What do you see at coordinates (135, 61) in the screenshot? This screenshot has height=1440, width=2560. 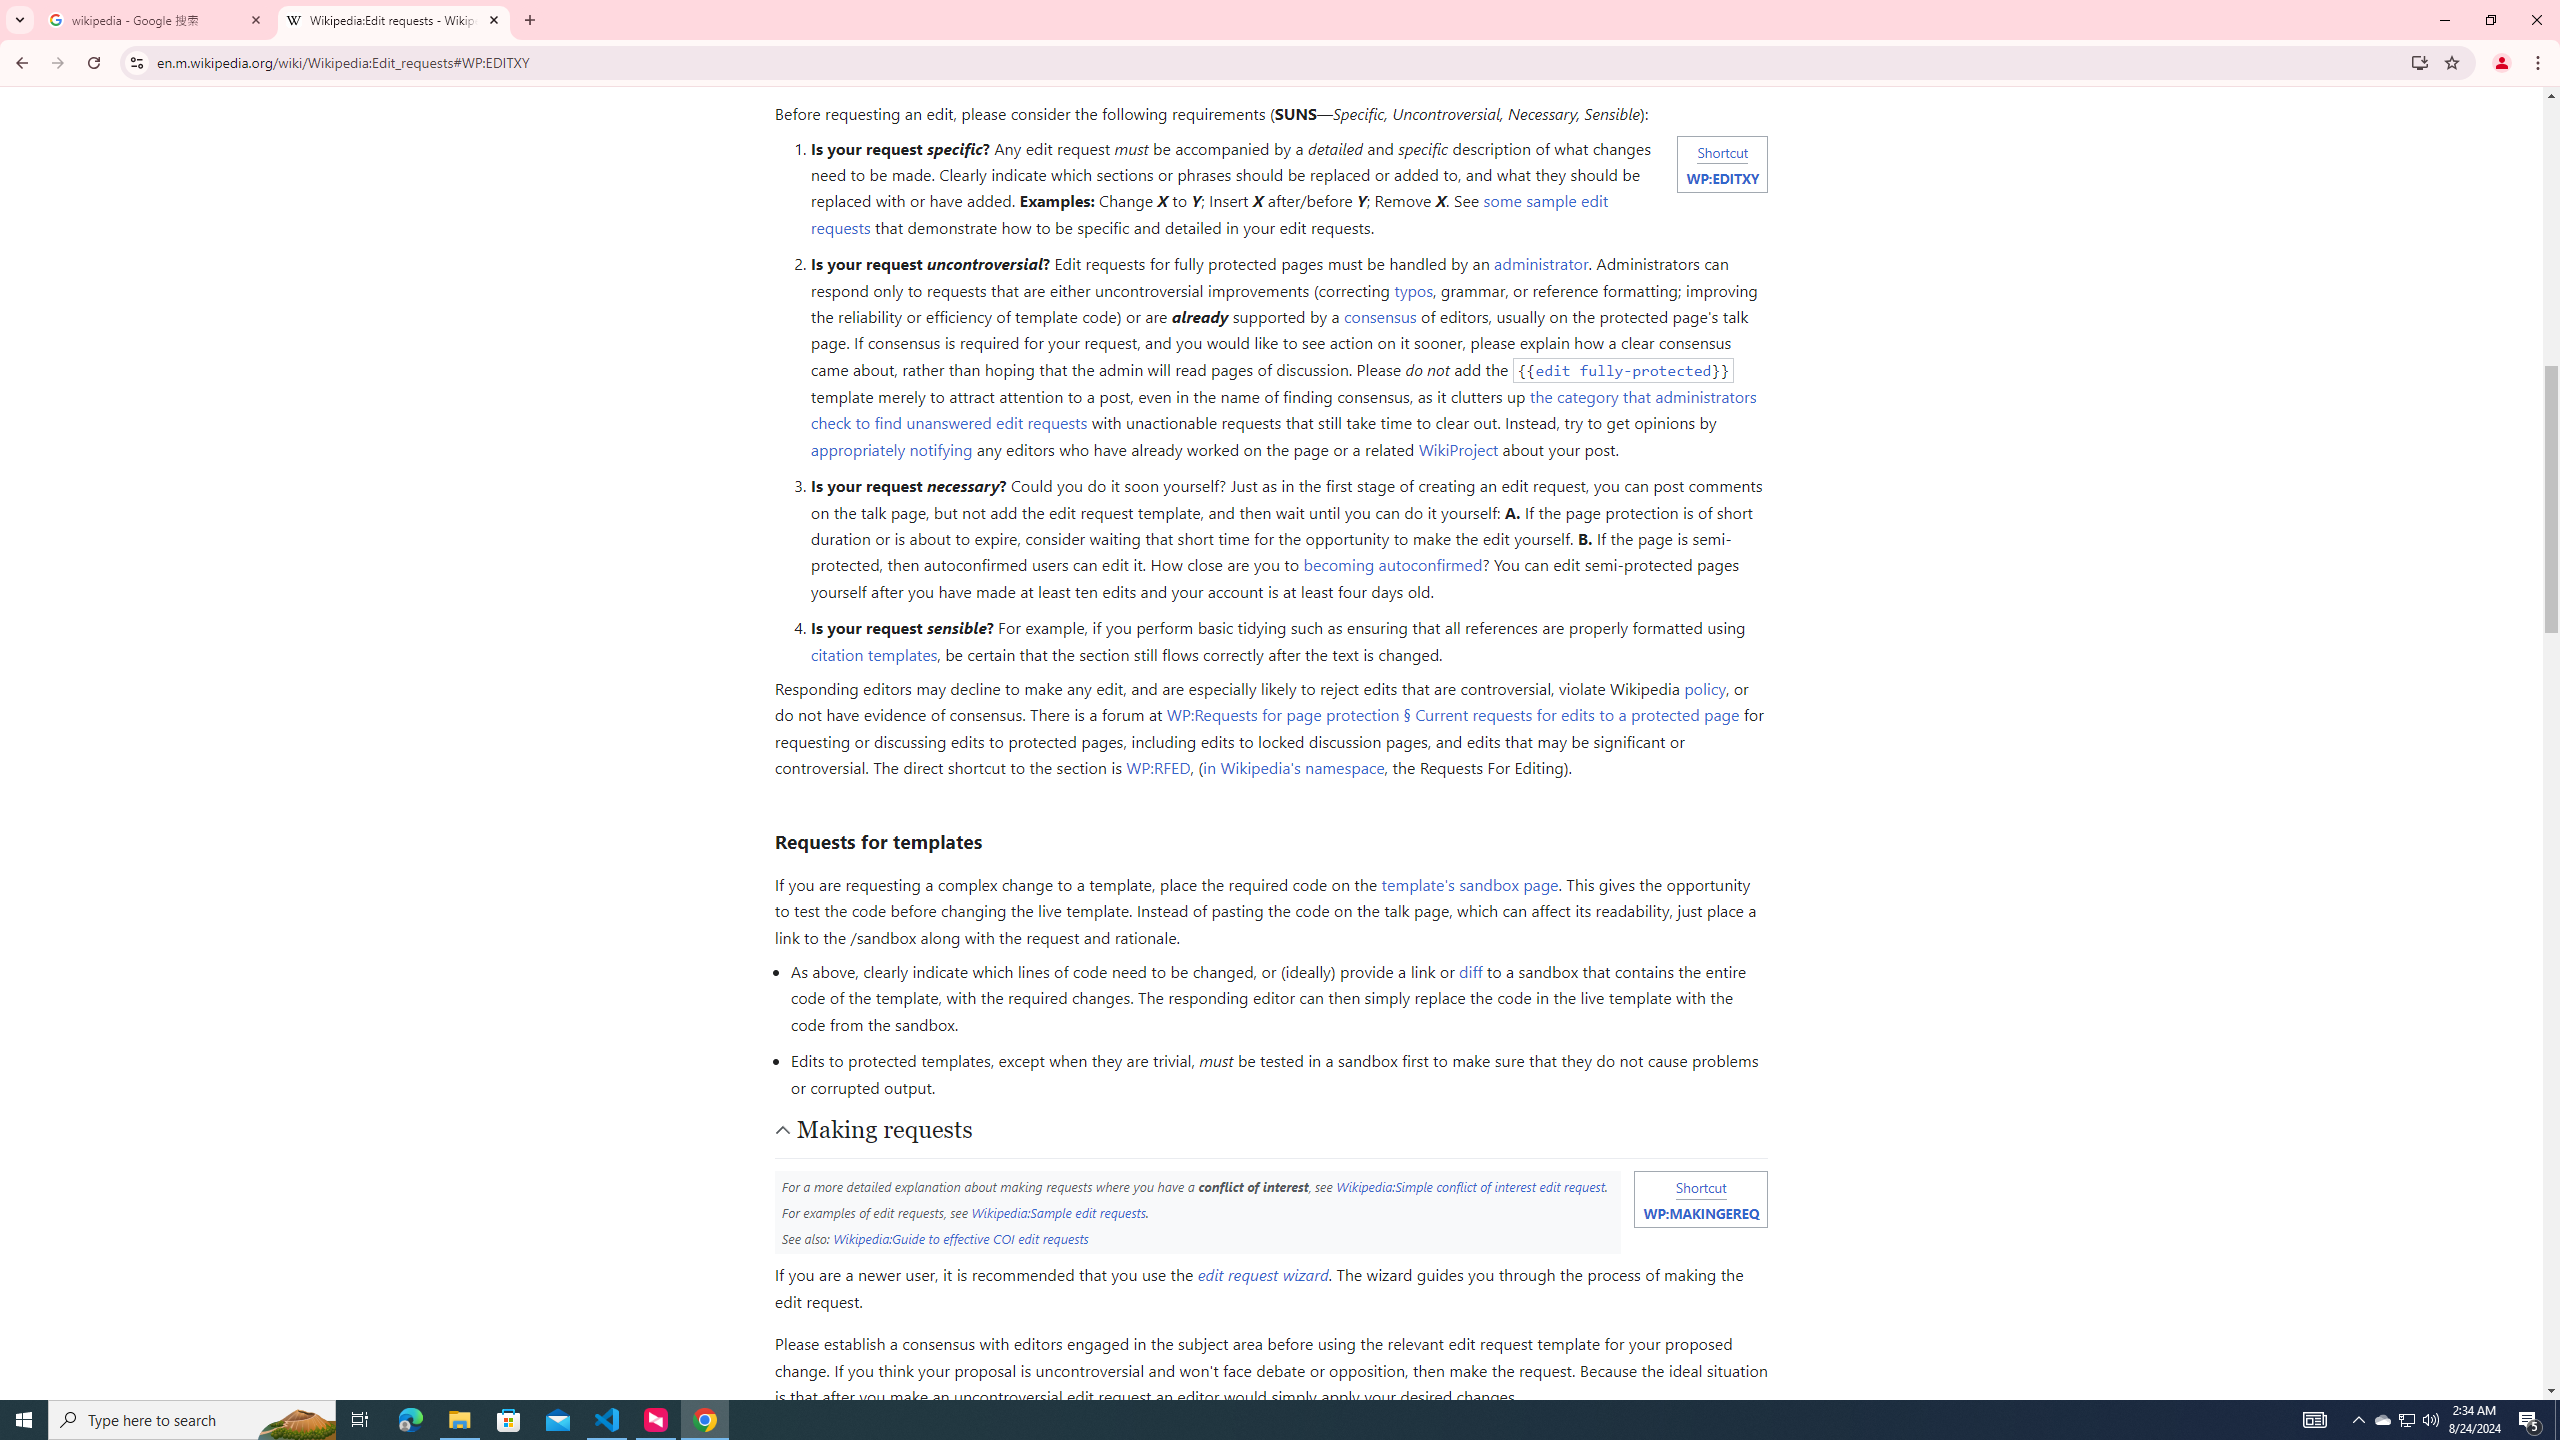 I see `'View site information'` at bounding box center [135, 61].